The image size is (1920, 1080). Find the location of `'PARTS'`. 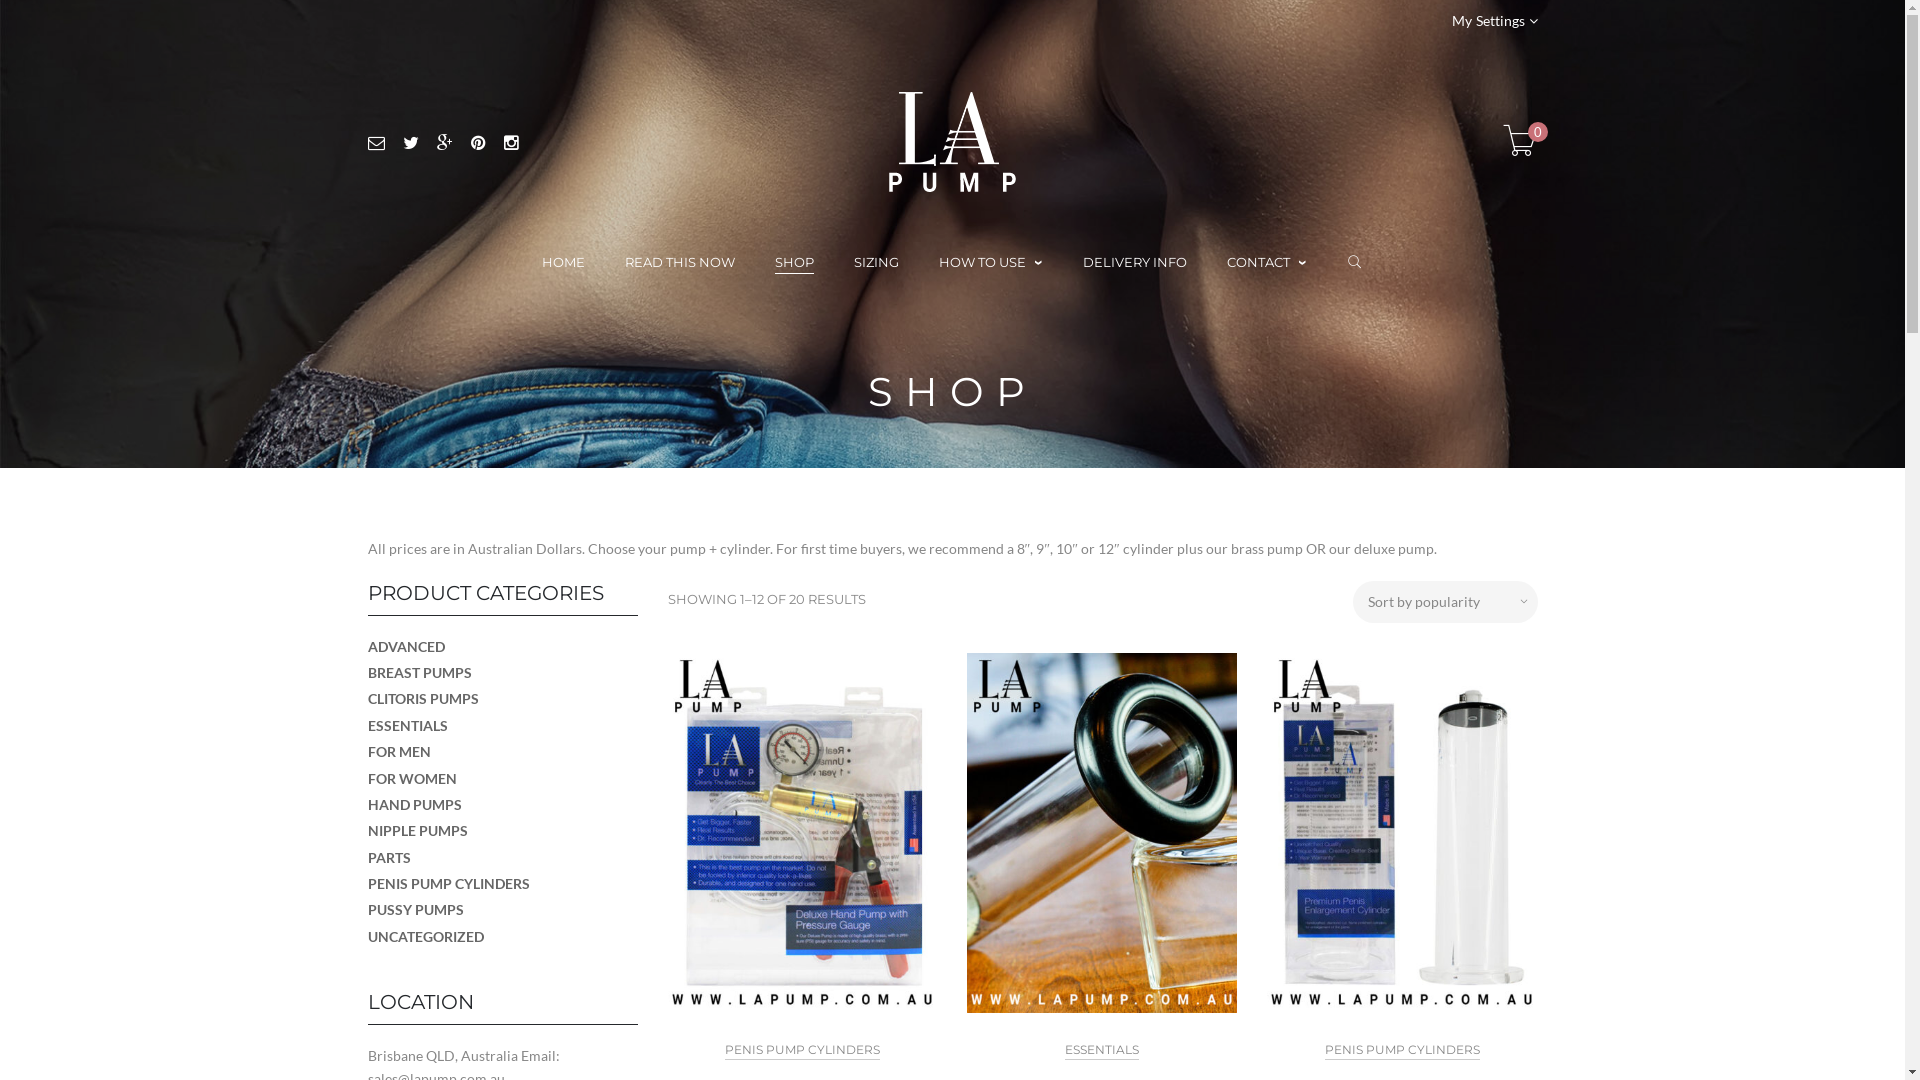

'PARTS' is located at coordinates (389, 856).